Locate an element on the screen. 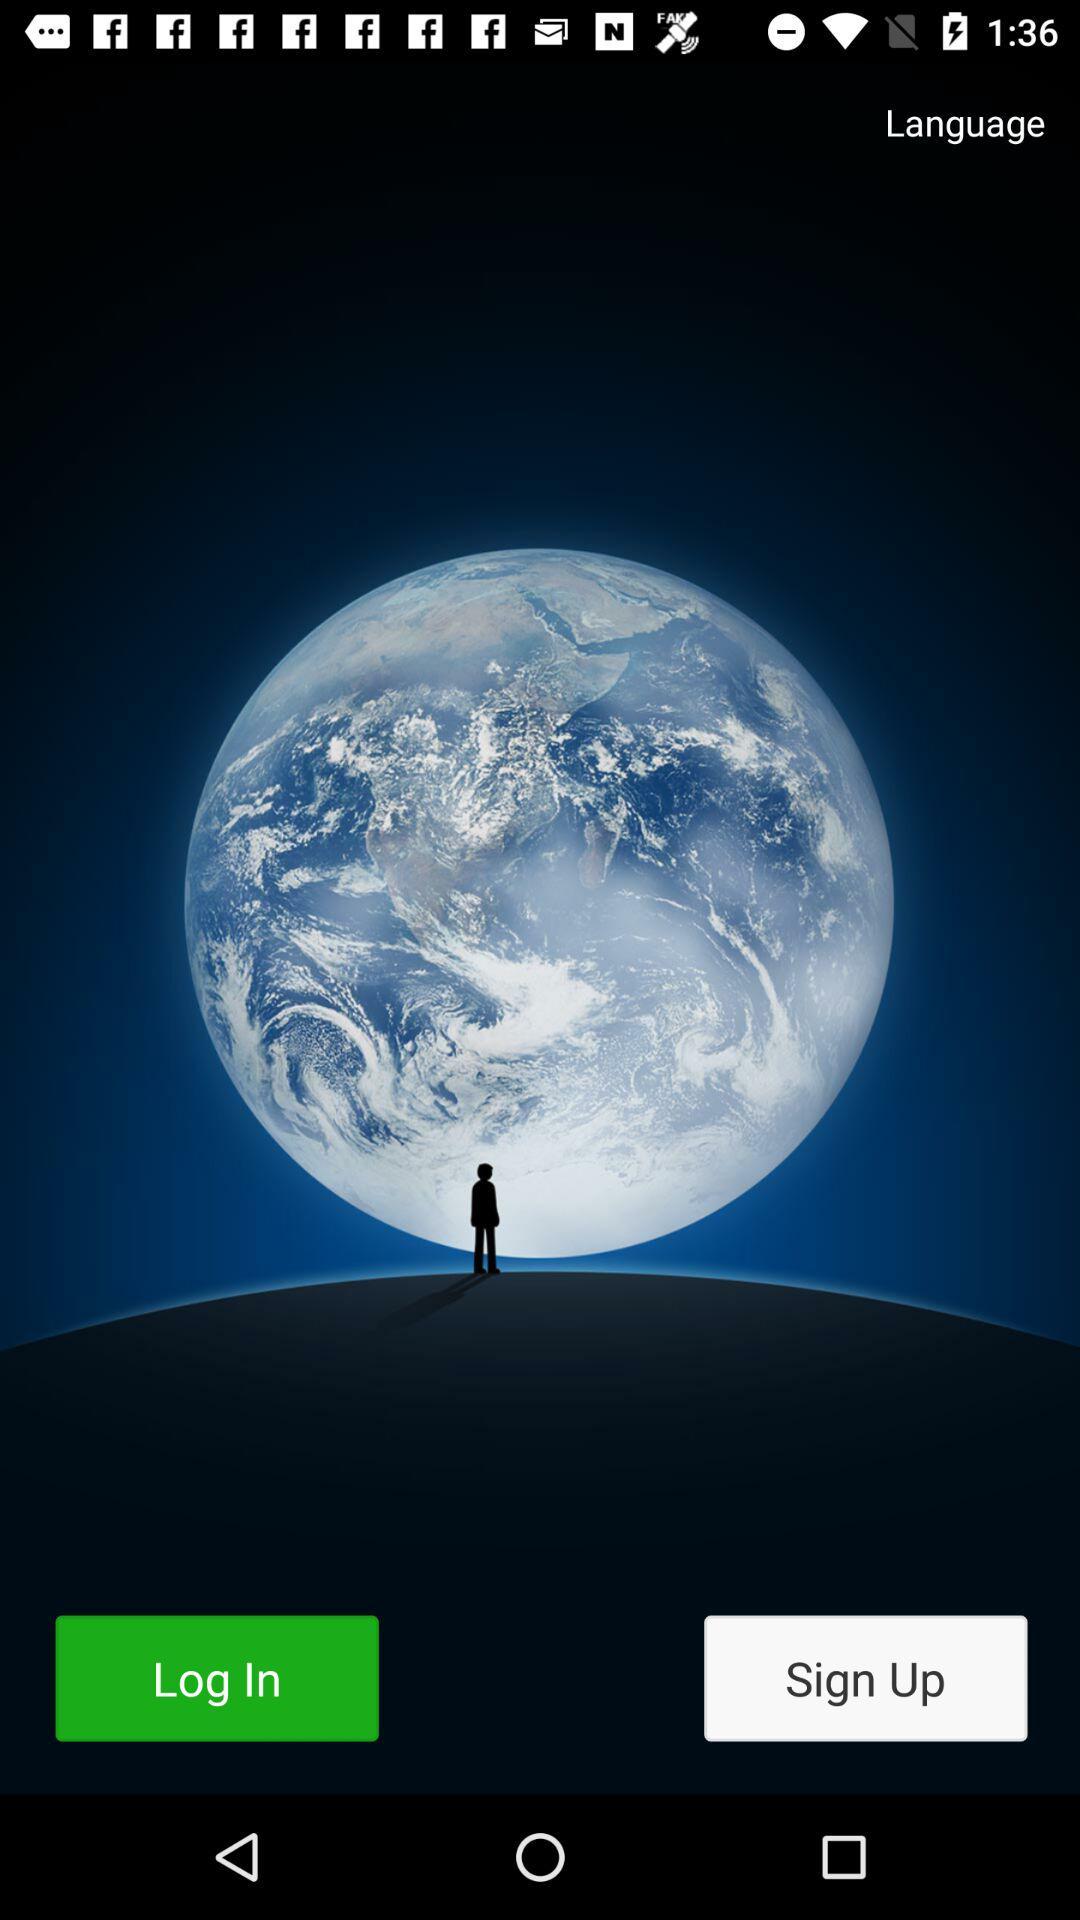 This screenshot has width=1080, height=1920. the item next to log in button is located at coordinates (864, 1678).